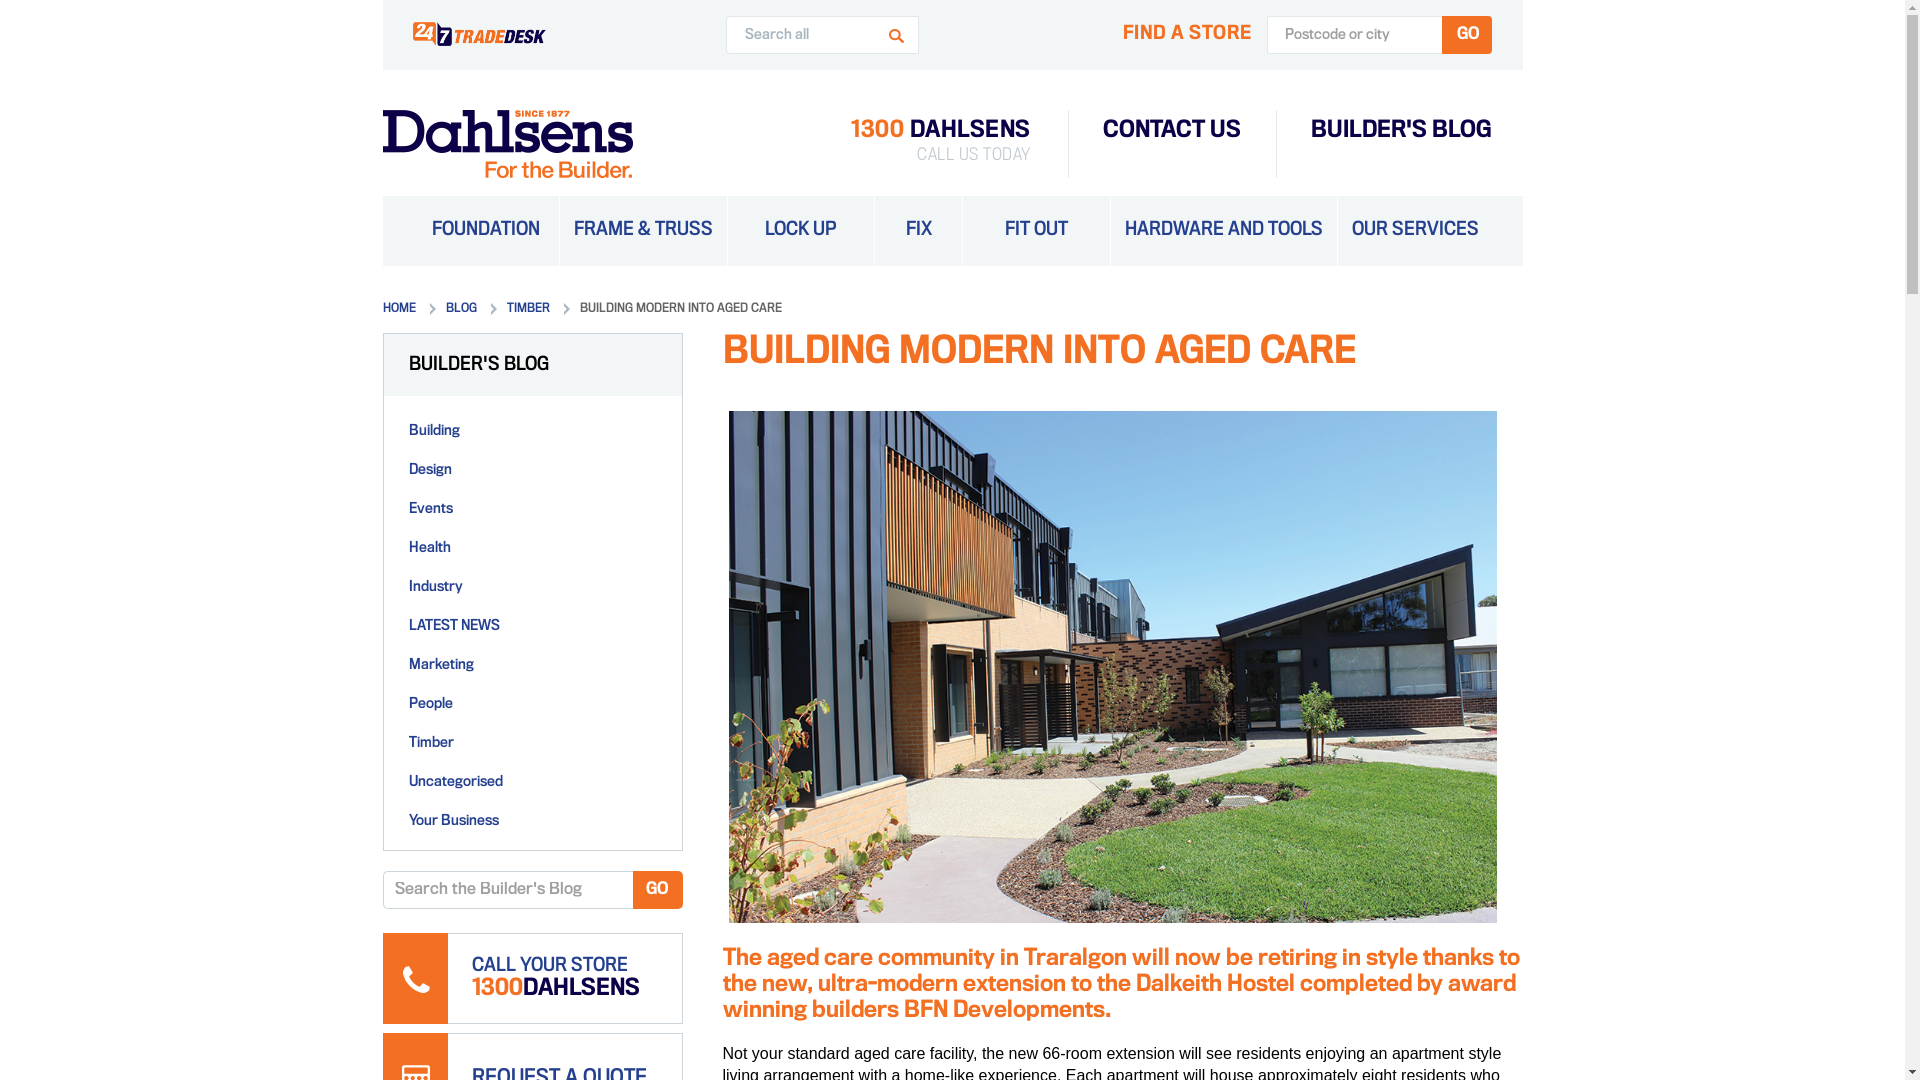 The height and width of the screenshot is (1080, 1920). What do you see at coordinates (657, 889) in the screenshot?
I see `'GO'` at bounding box center [657, 889].